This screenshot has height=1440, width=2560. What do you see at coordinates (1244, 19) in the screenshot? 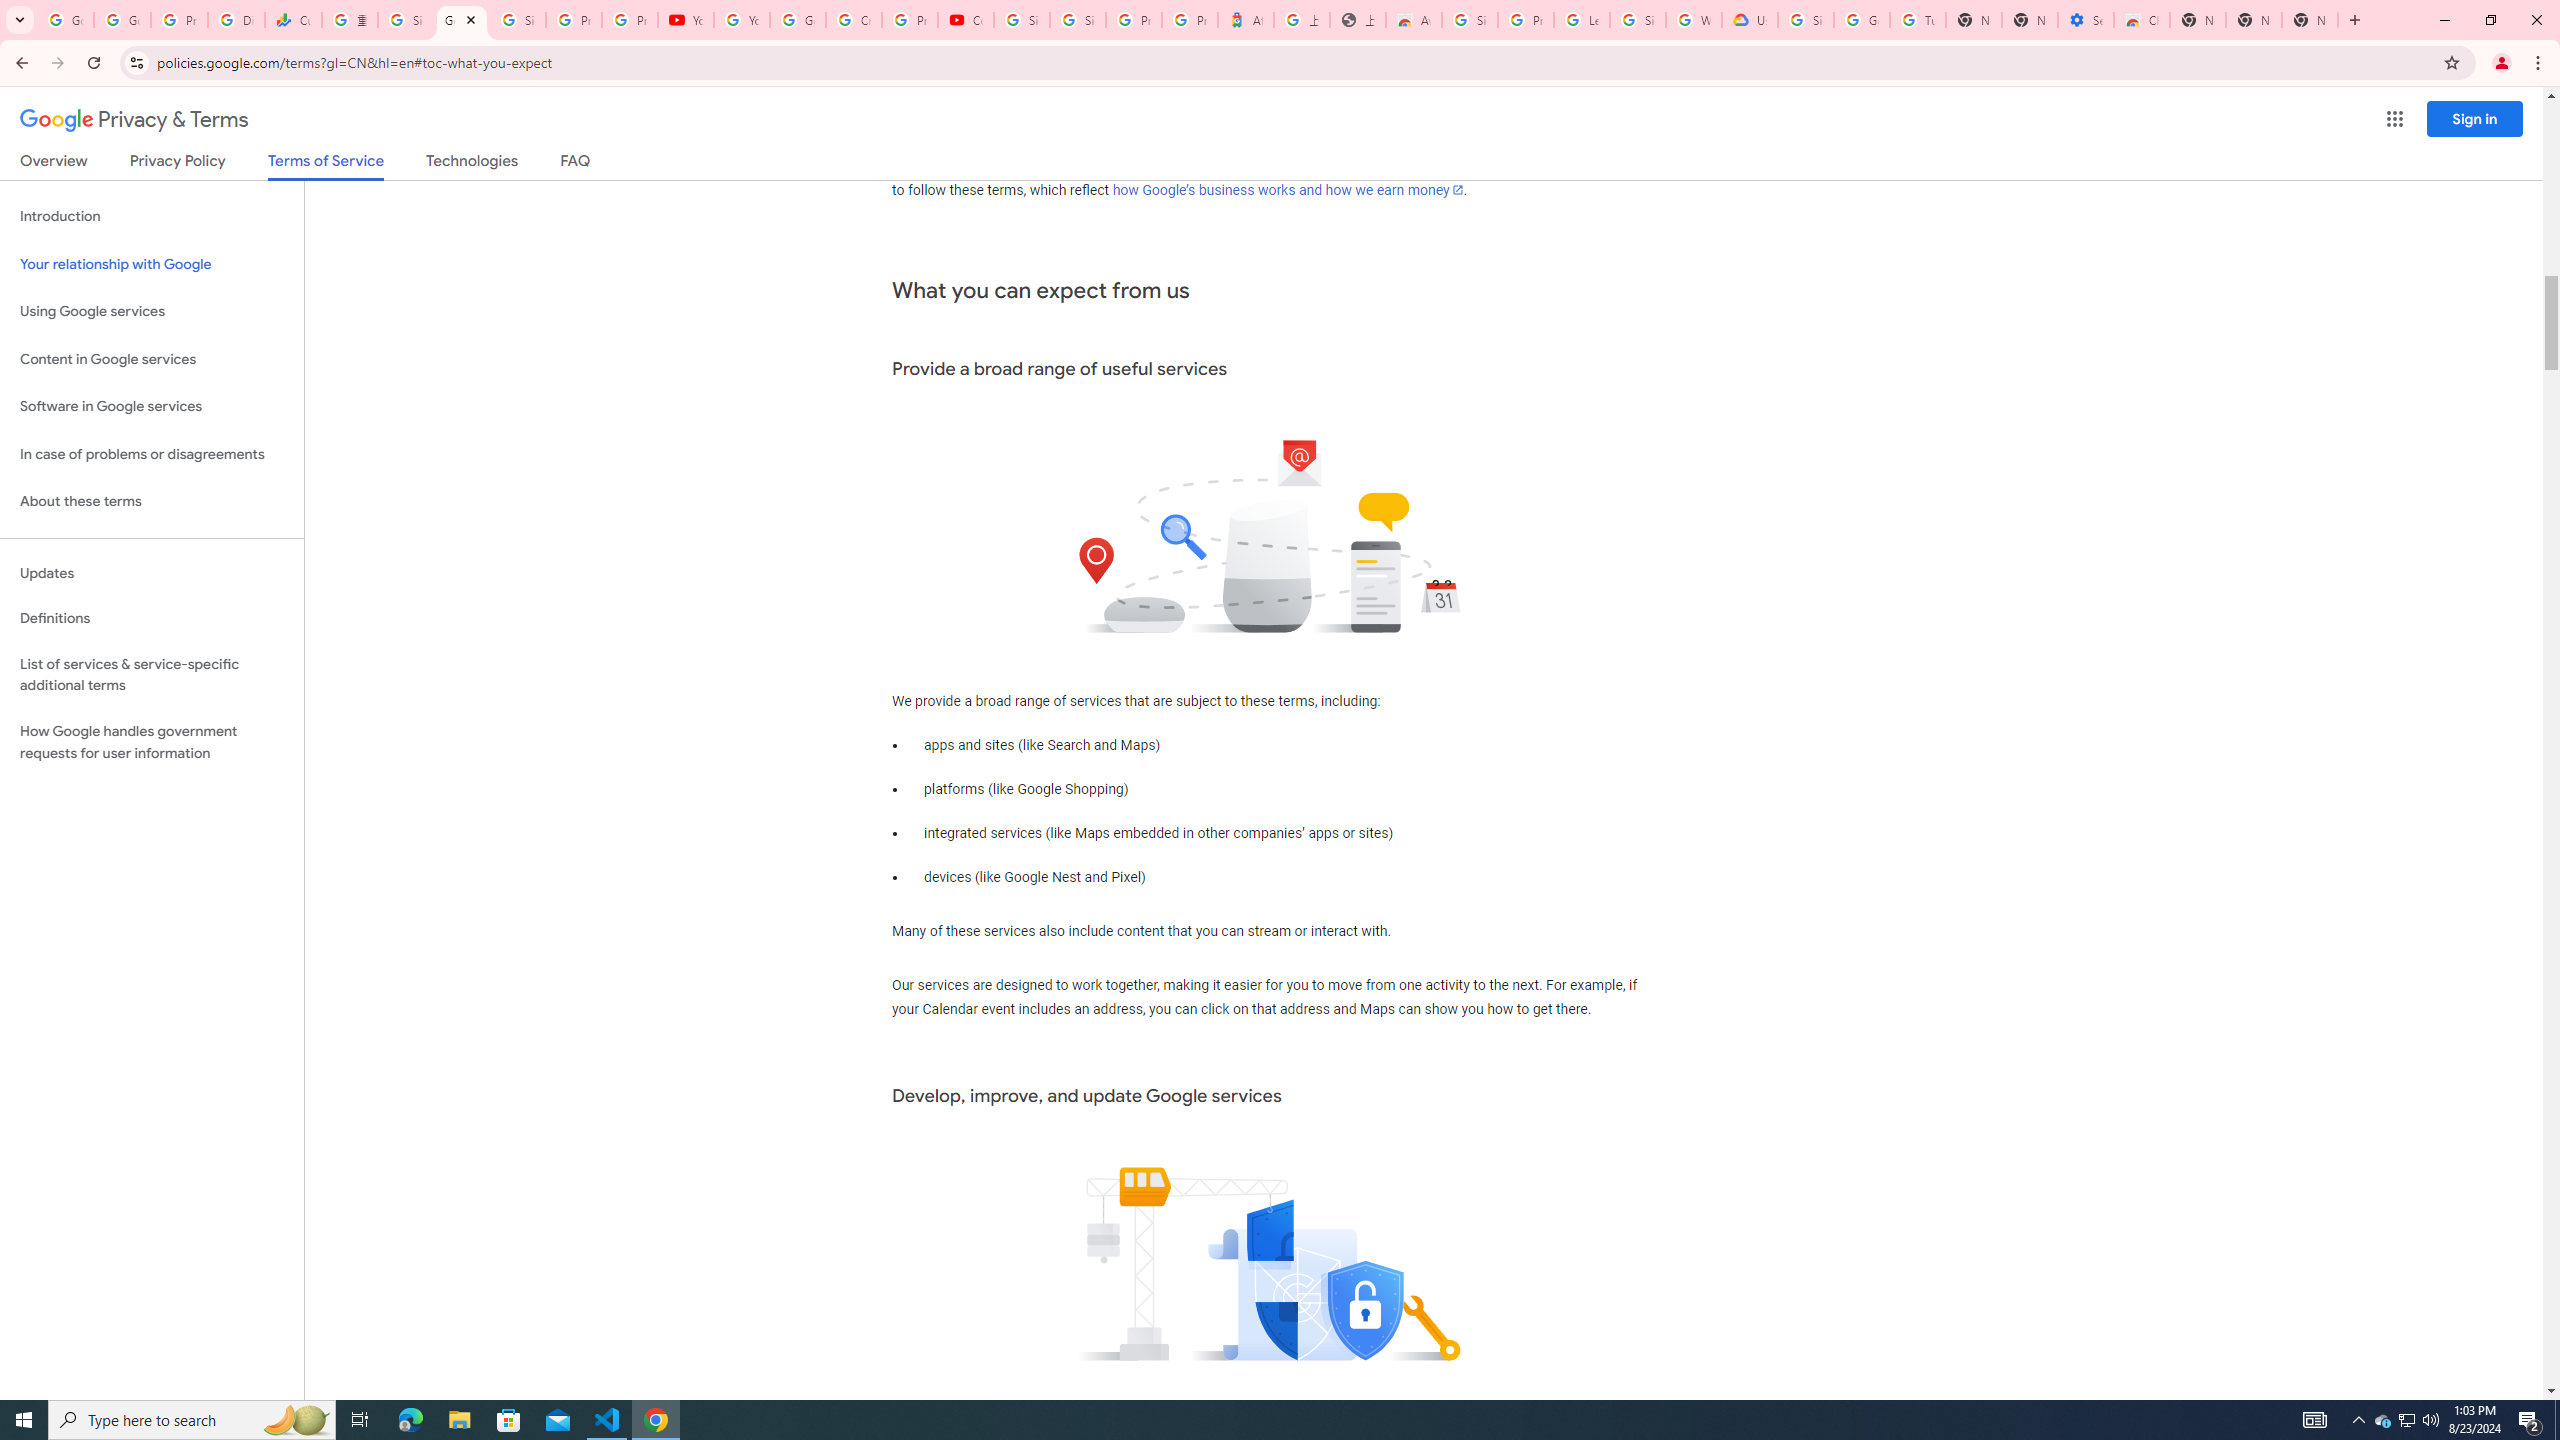
I see `'Atour Hotel - Google hotels'` at bounding box center [1244, 19].